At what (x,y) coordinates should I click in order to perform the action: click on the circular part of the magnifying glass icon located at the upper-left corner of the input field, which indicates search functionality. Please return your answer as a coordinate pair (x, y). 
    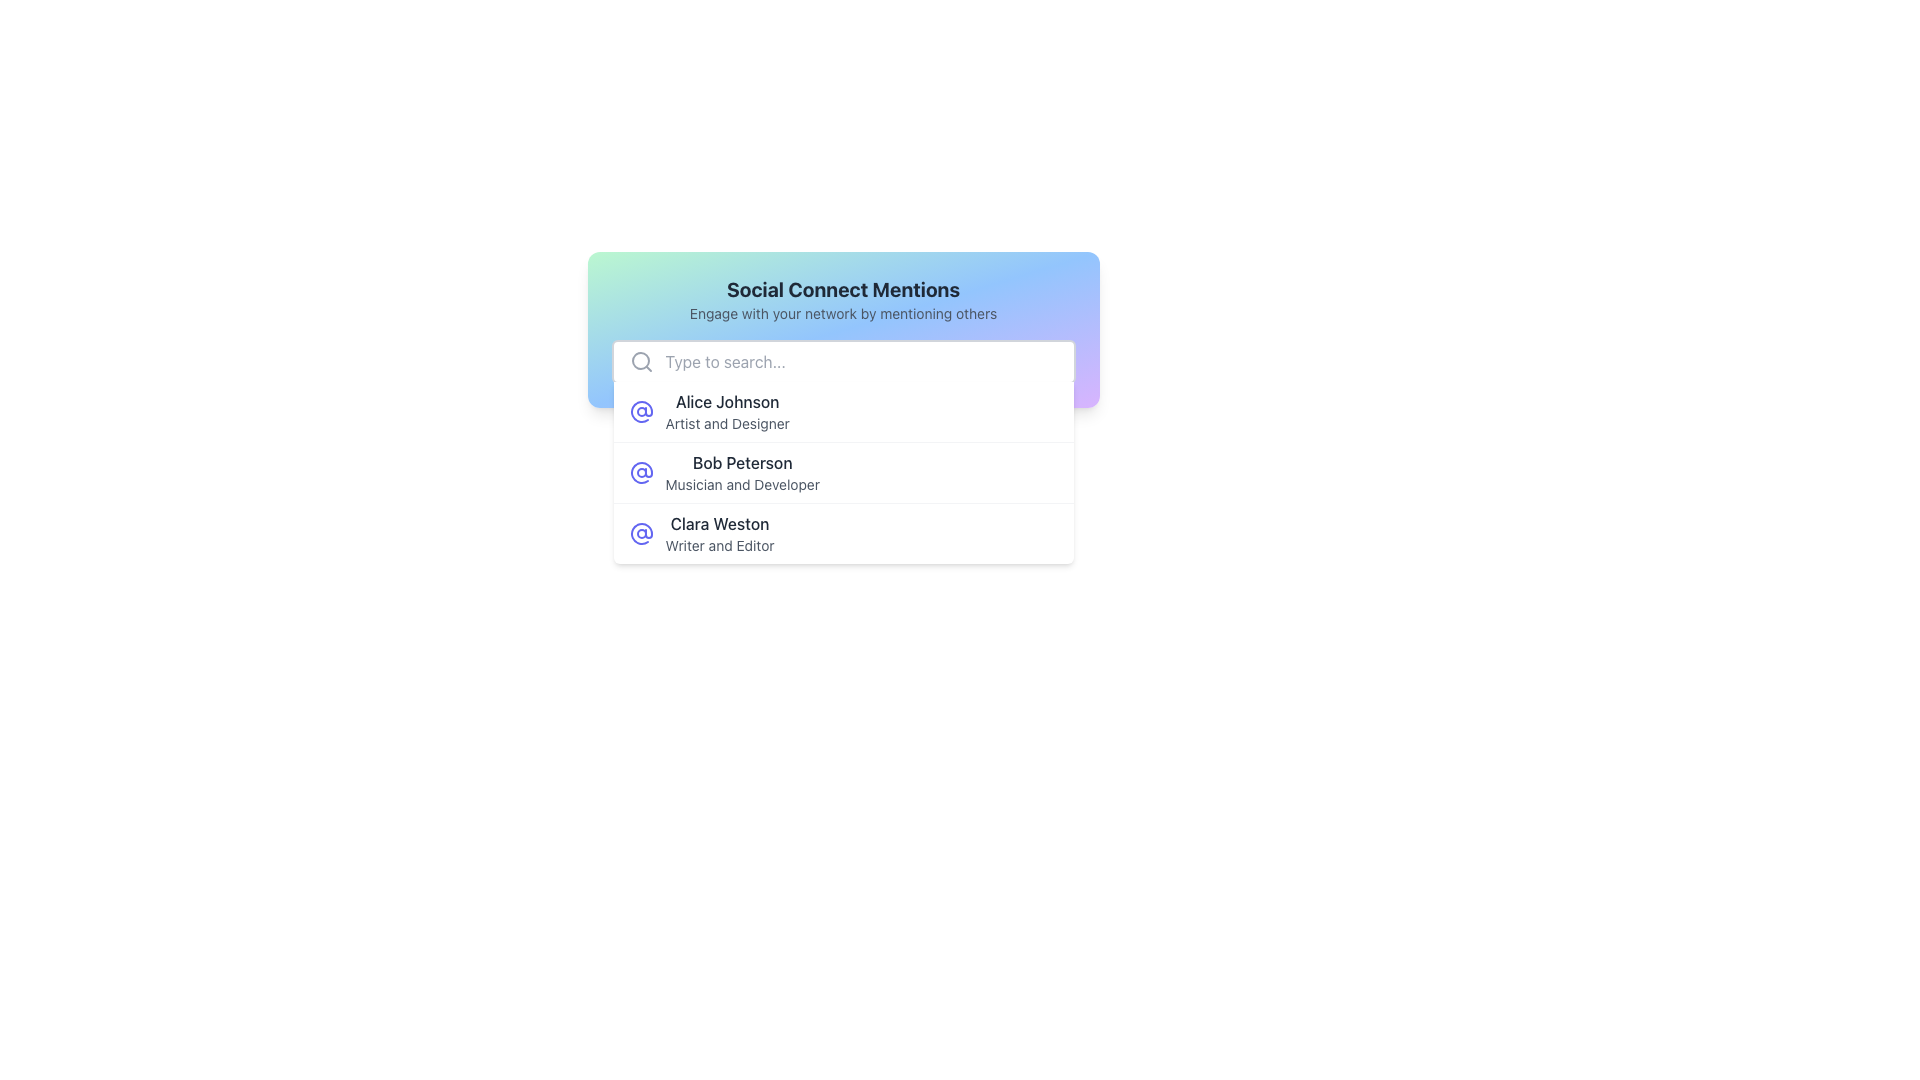
    Looking at the image, I should click on (640, 361).